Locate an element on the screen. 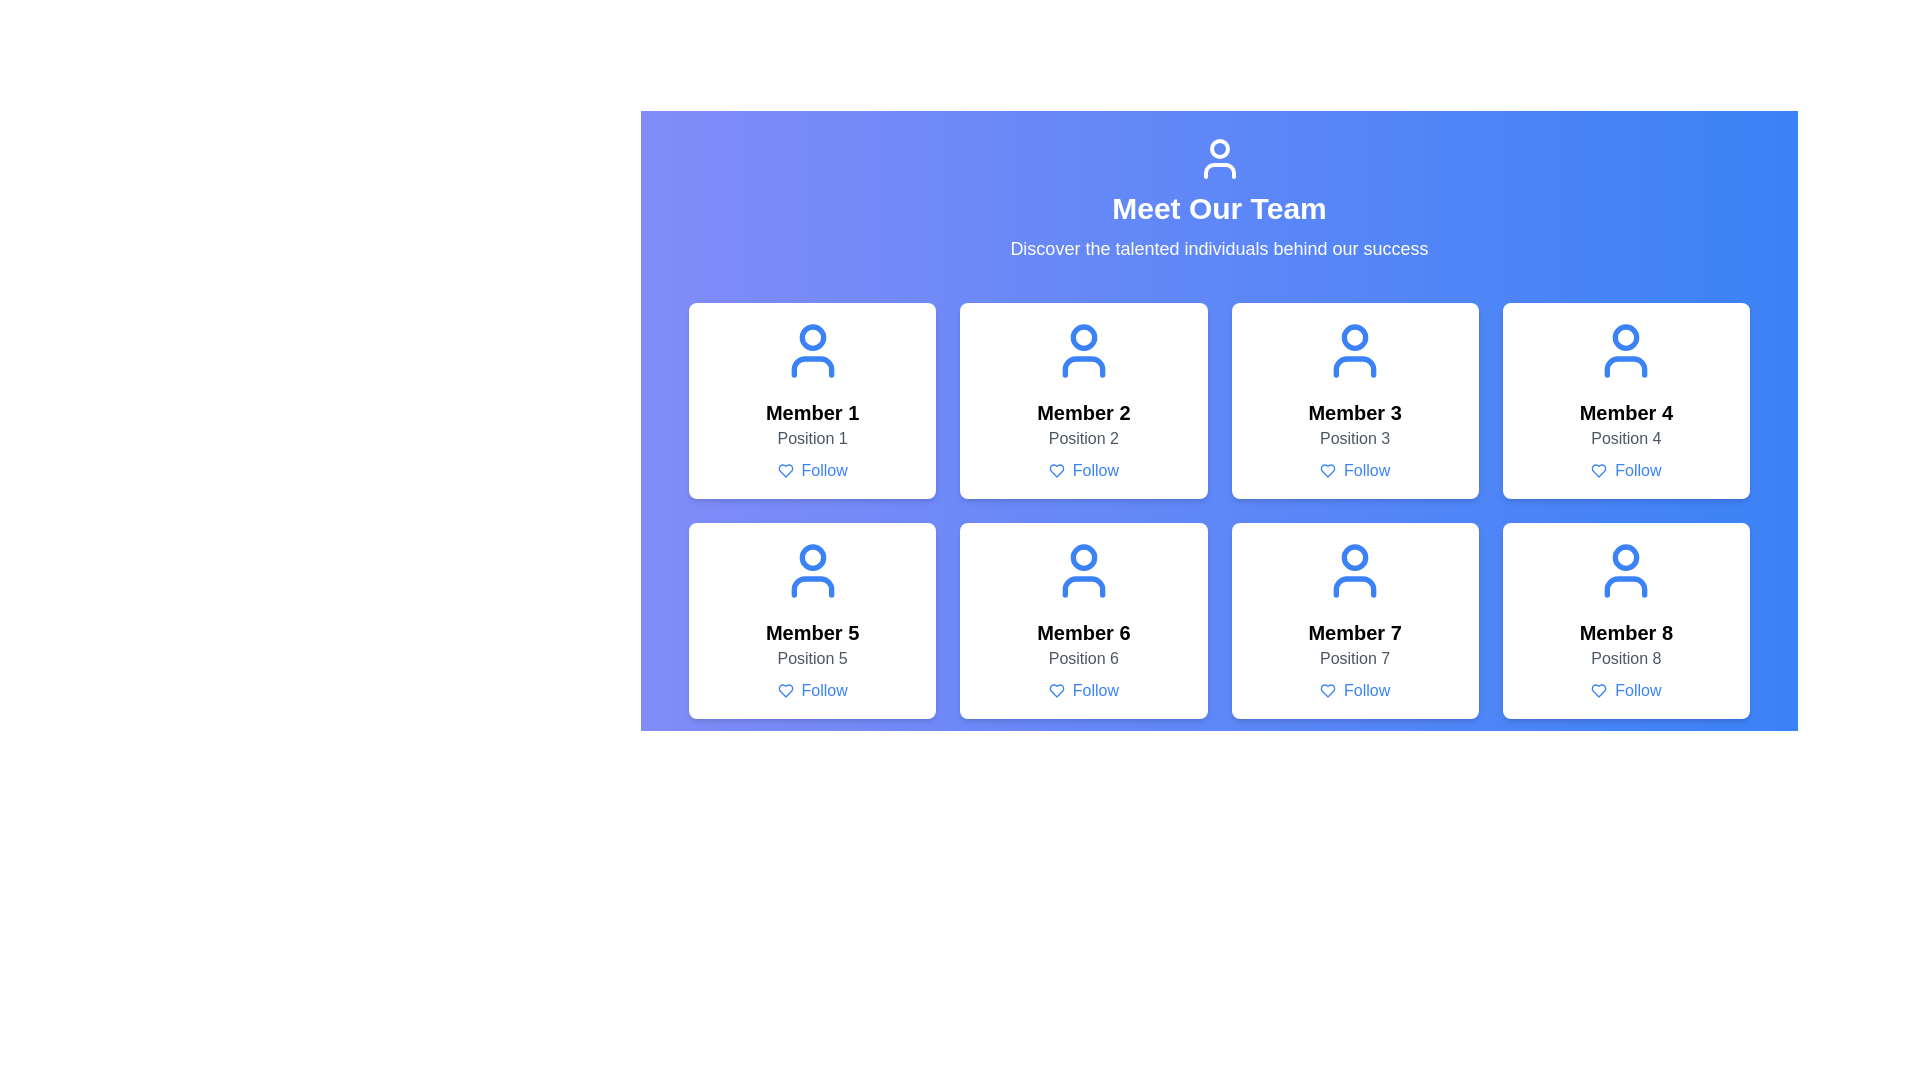 The height and width of the screenshot is (1080, 1920). the text label that displays the position or role associated with 'Member 5', which is located directly below the 'Member 5' title and above the 'Follow' button is located at coordinates (812, 659).